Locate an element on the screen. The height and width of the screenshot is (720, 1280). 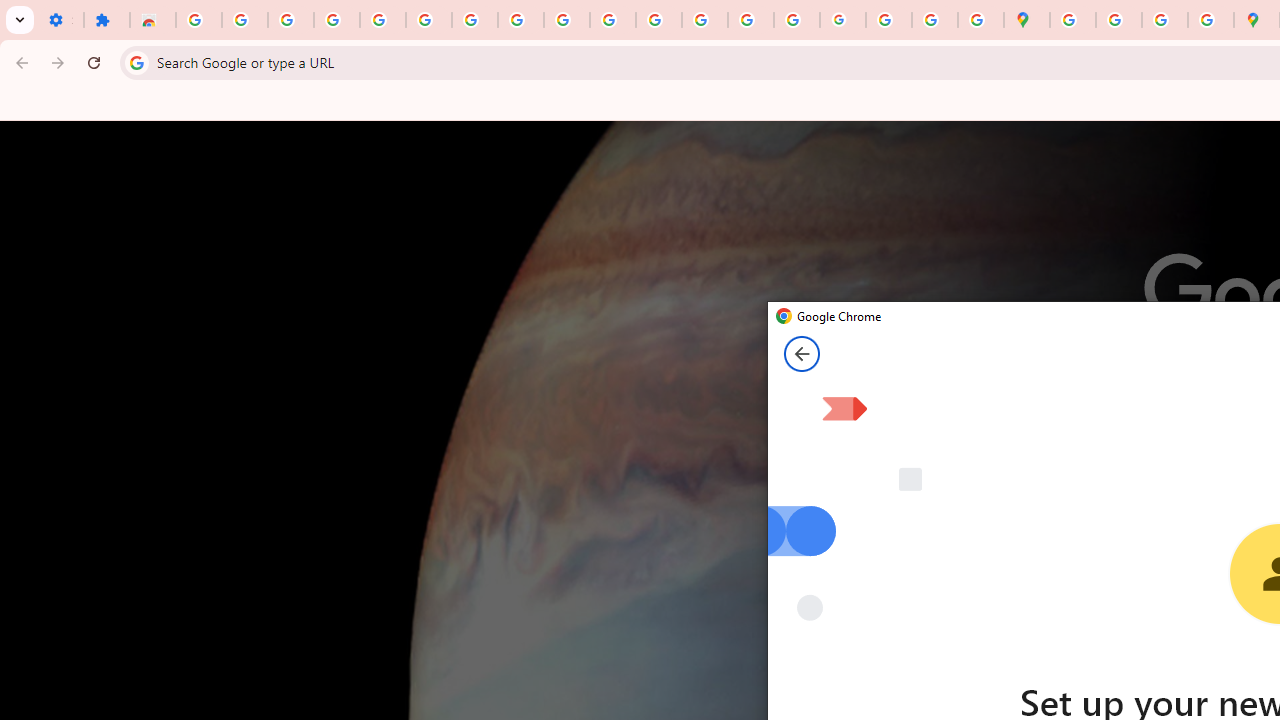
'https://scholar.google.com/' is located at coordinates (659, 20).